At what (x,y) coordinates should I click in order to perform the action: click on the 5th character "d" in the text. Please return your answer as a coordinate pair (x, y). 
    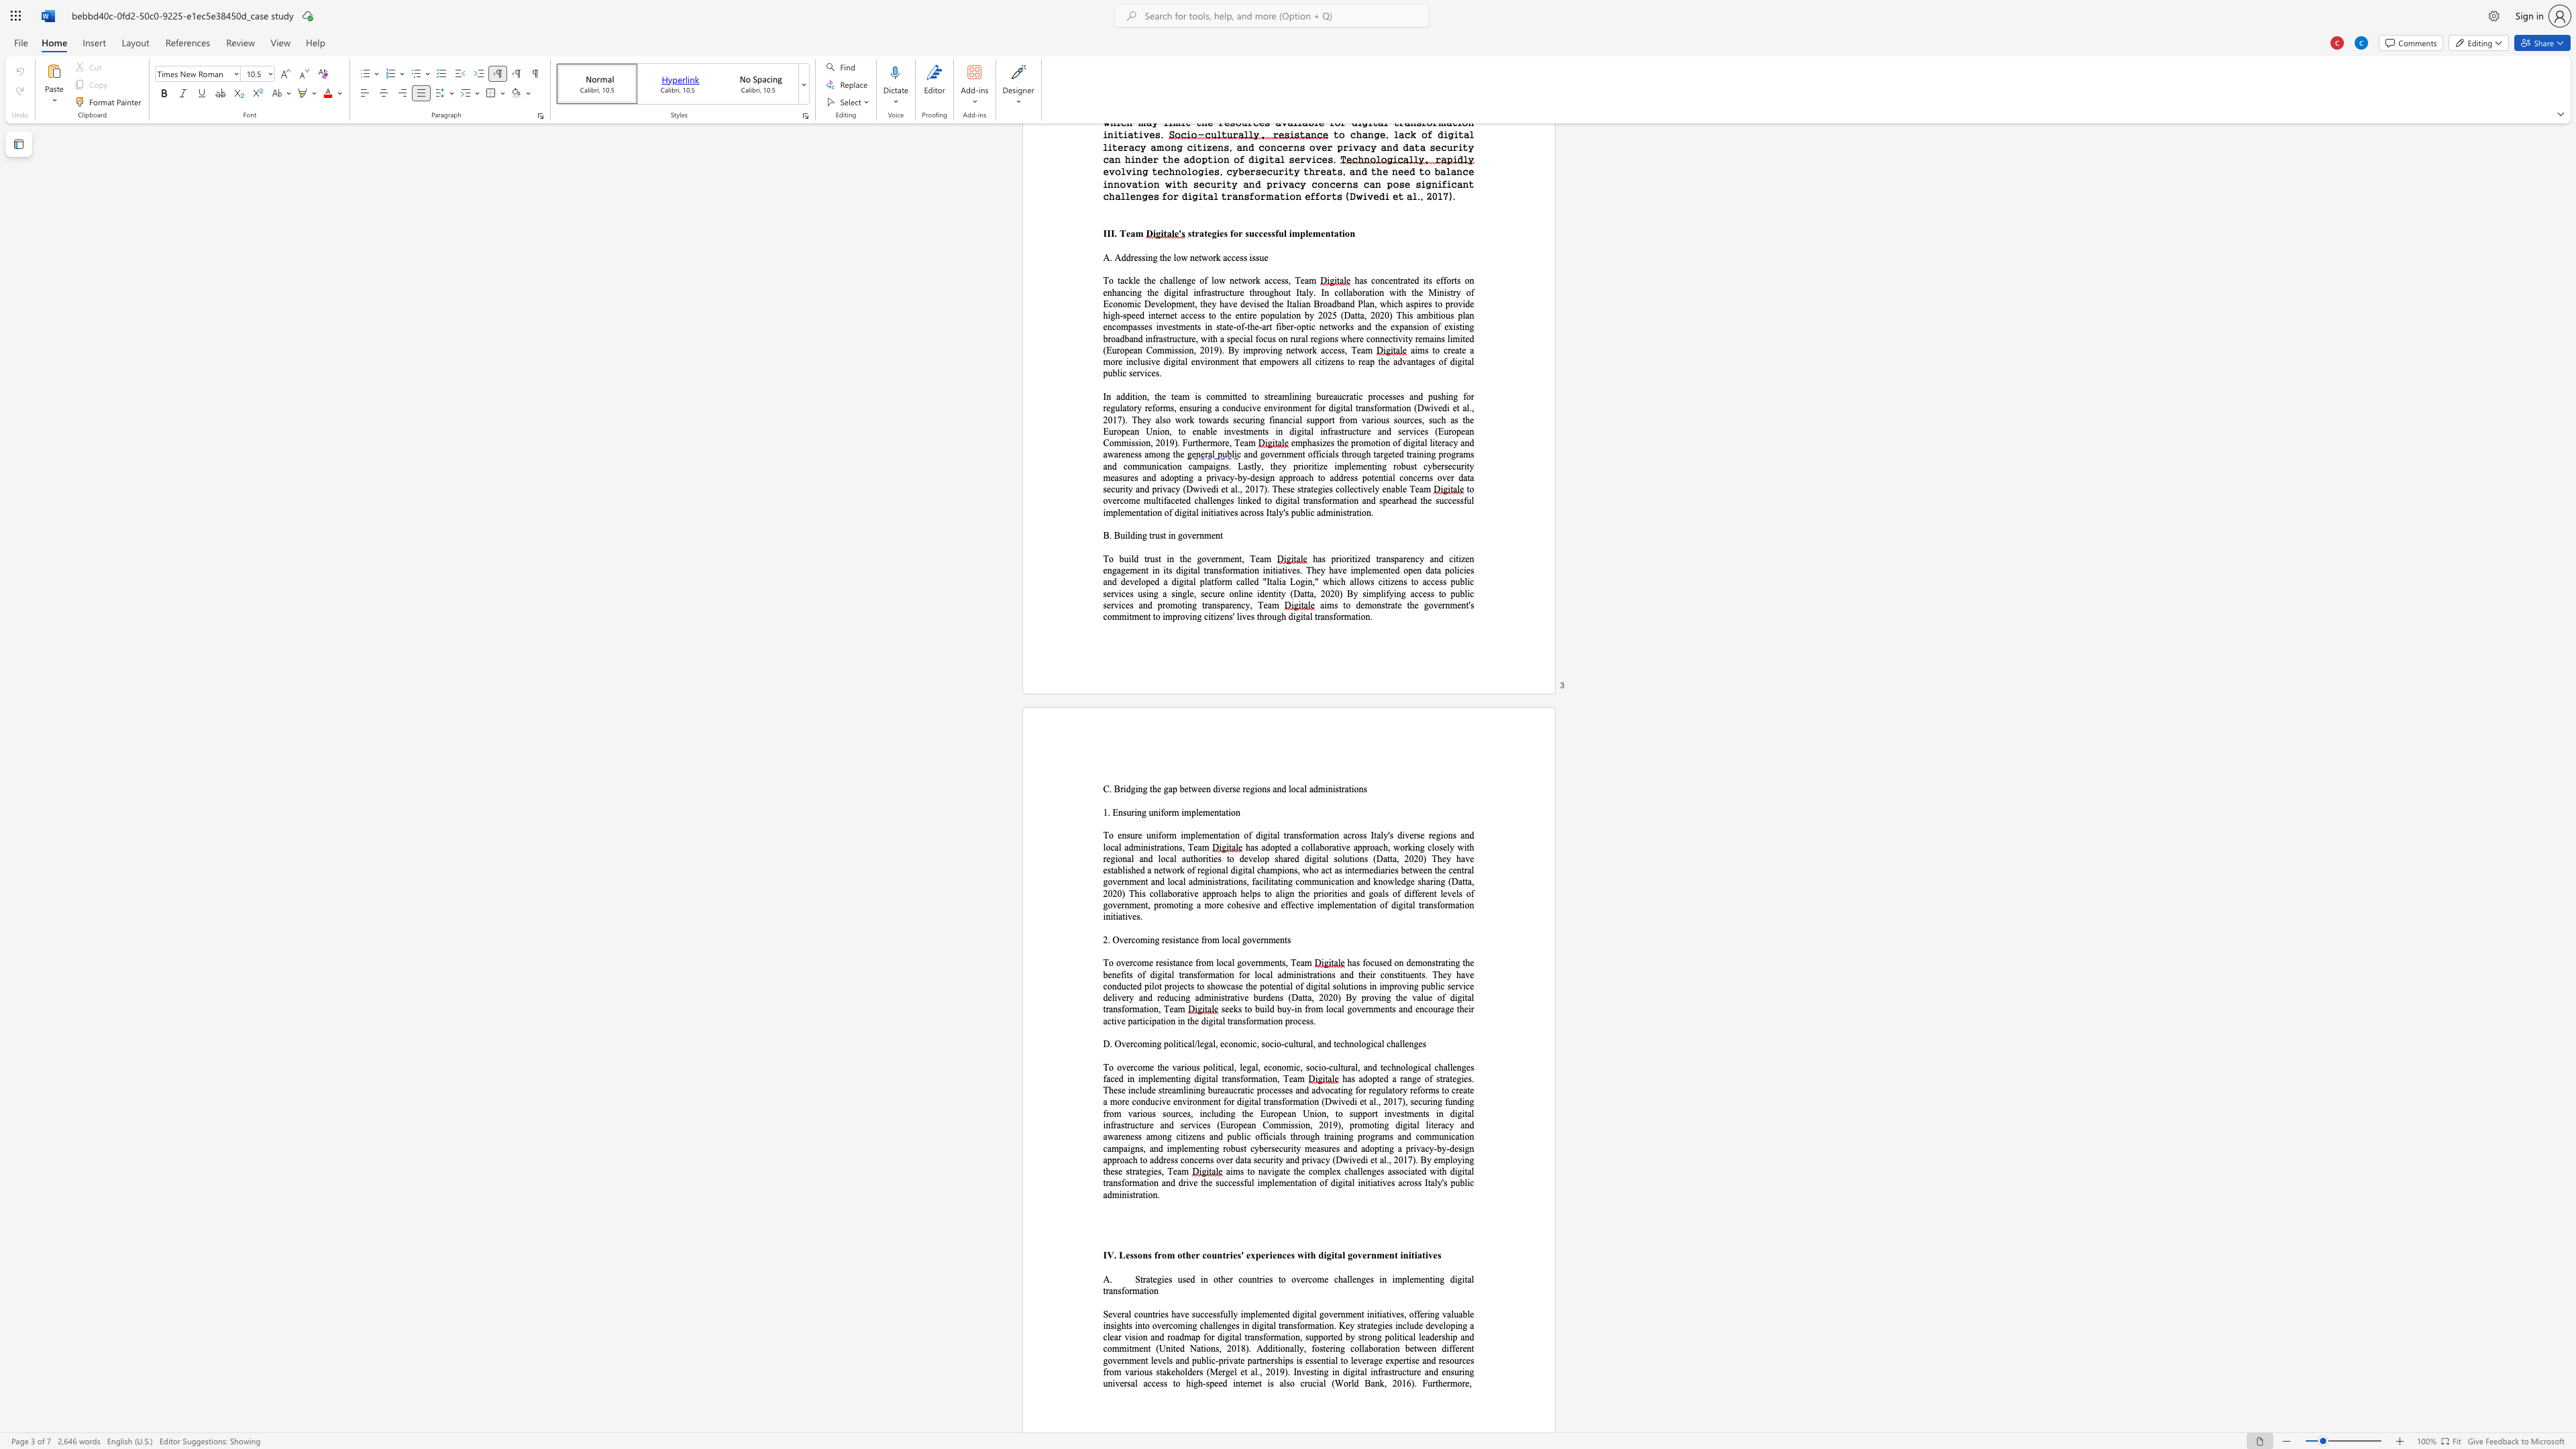
    Looking at the image, I should click on (1138, 986).